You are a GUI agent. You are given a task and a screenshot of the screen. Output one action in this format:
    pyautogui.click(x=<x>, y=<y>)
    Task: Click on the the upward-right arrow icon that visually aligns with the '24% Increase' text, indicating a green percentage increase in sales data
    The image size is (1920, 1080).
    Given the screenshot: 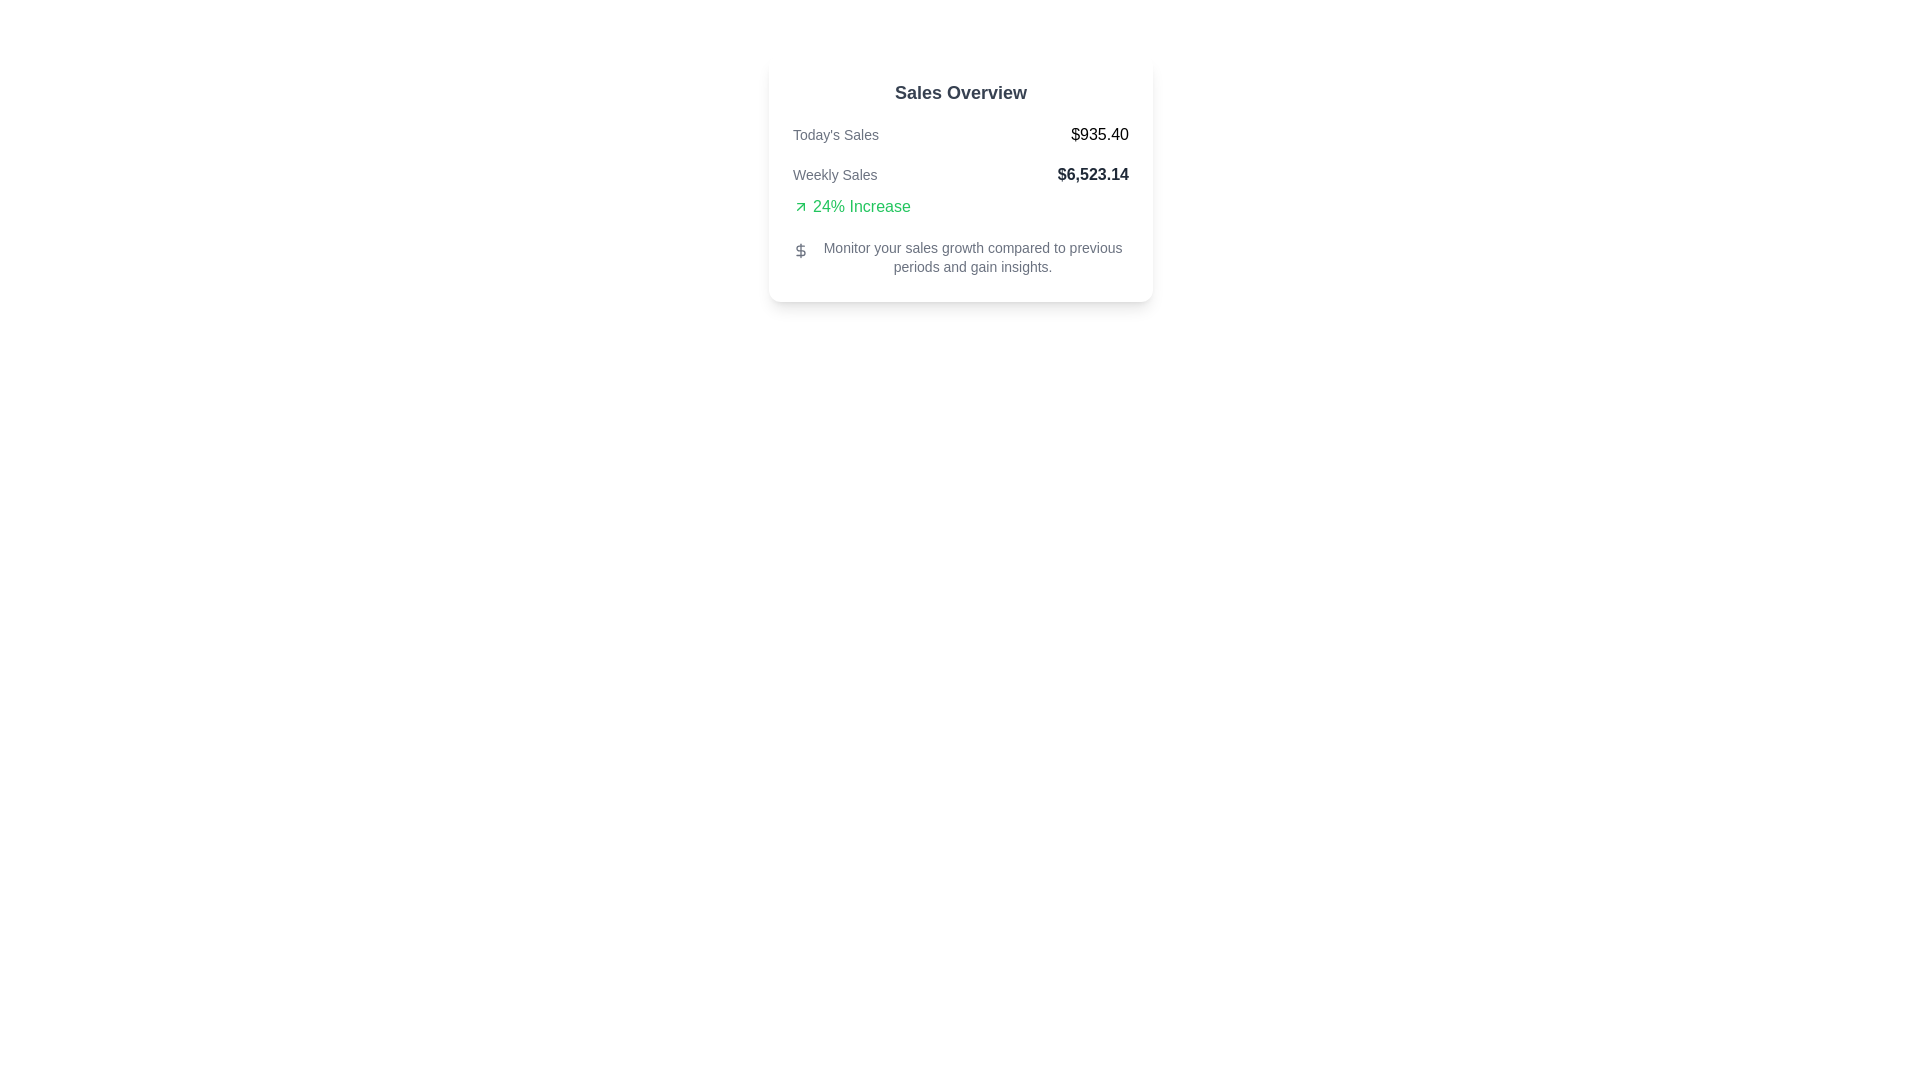 What is the action you would take?
    pyautogui.click(x=801, y=207)
    